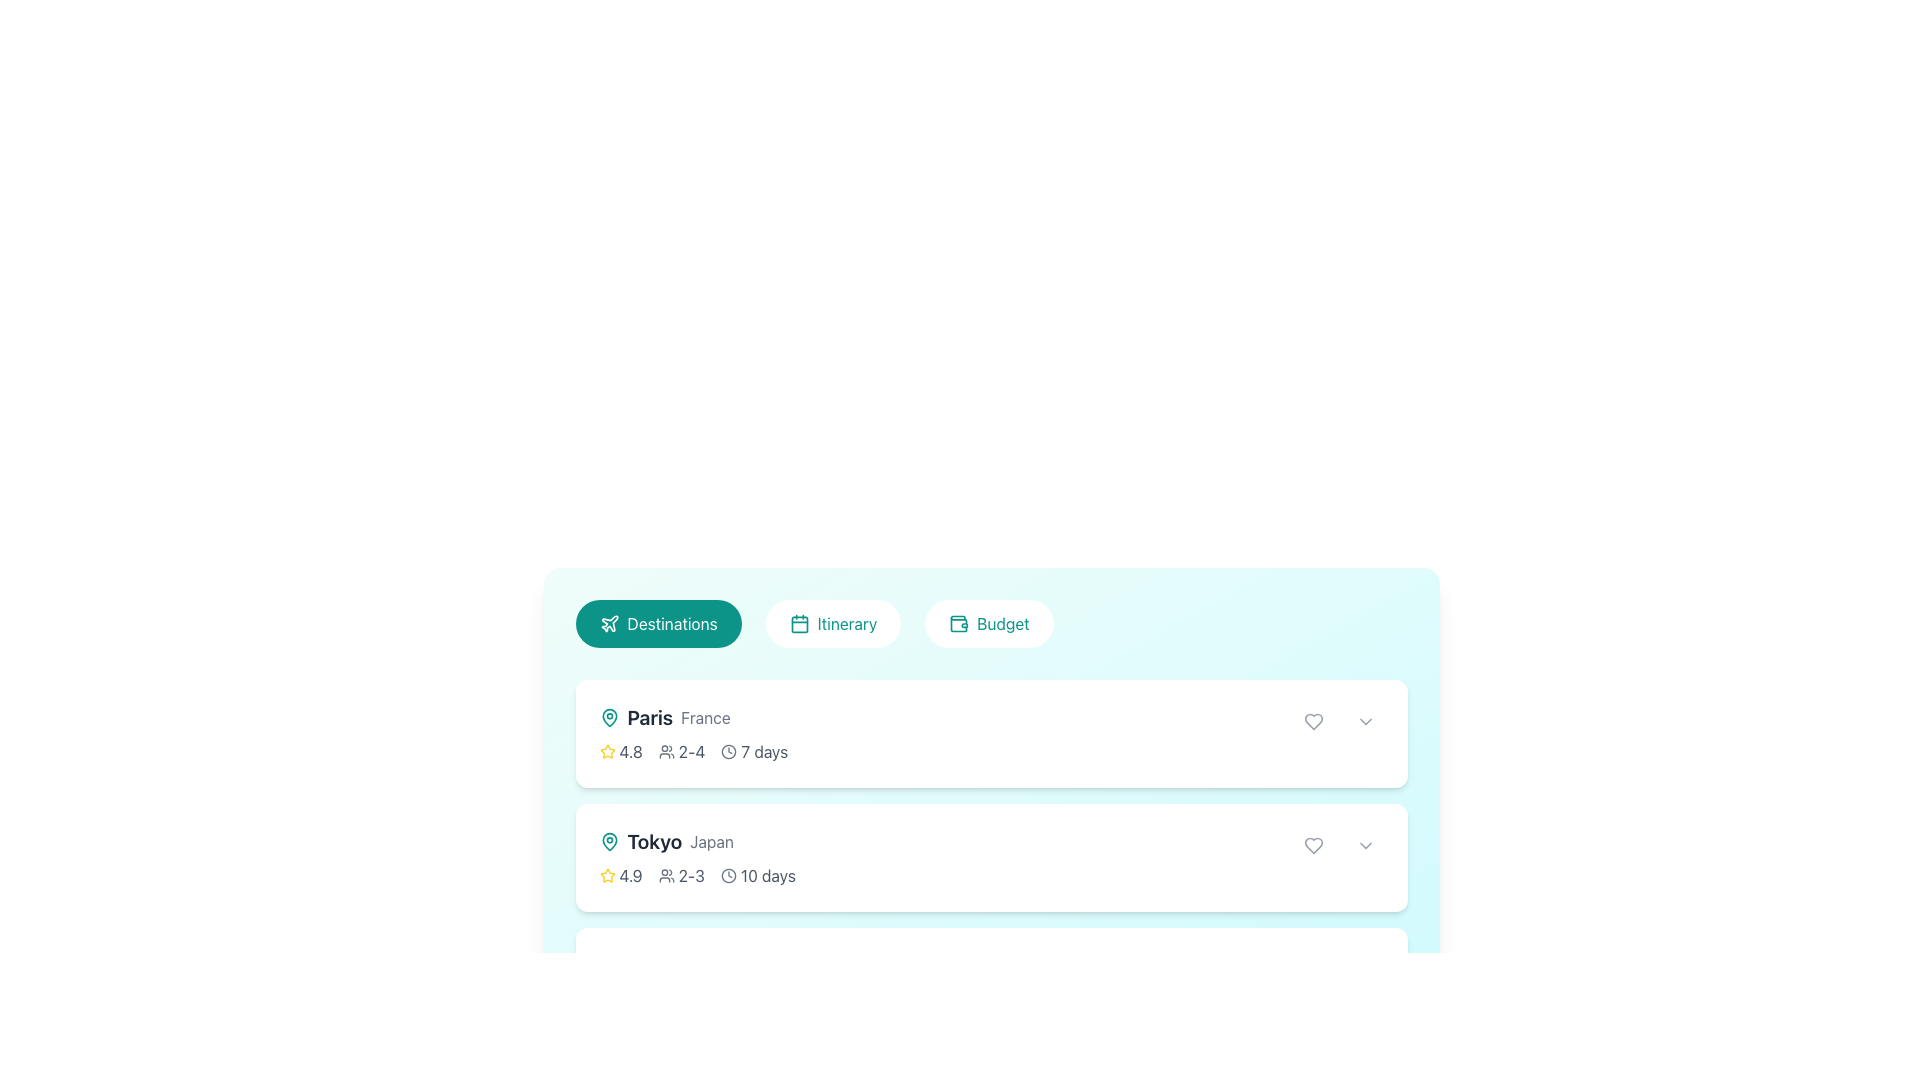  I want to click on the teal-colored map pin icon located to the left of the word 'Tokyo' in bold text, which is part of the 'Destinations' section, so click(608, 841).